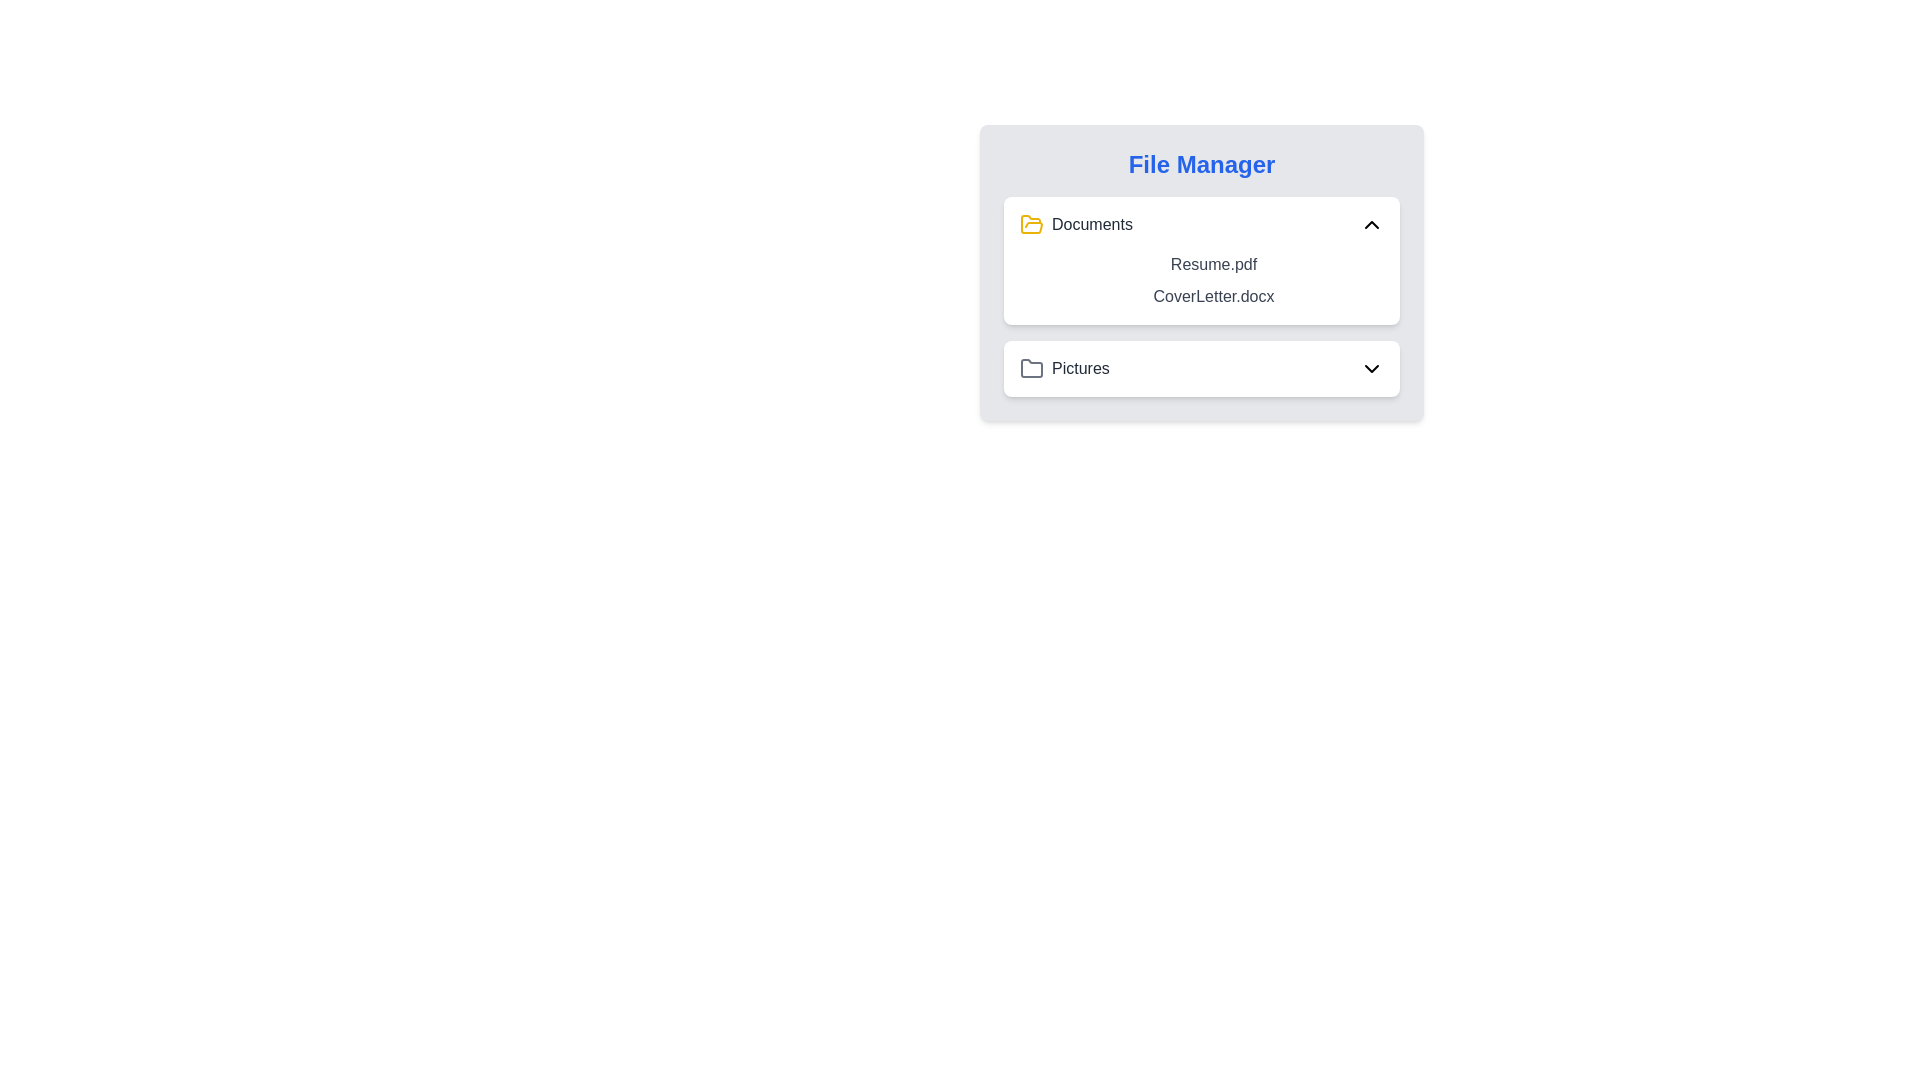 Image resolution: width=1920 pixels, height=1080 pixels. I want to click on the file label for 'Resume.pdf', so click(1200, 273).